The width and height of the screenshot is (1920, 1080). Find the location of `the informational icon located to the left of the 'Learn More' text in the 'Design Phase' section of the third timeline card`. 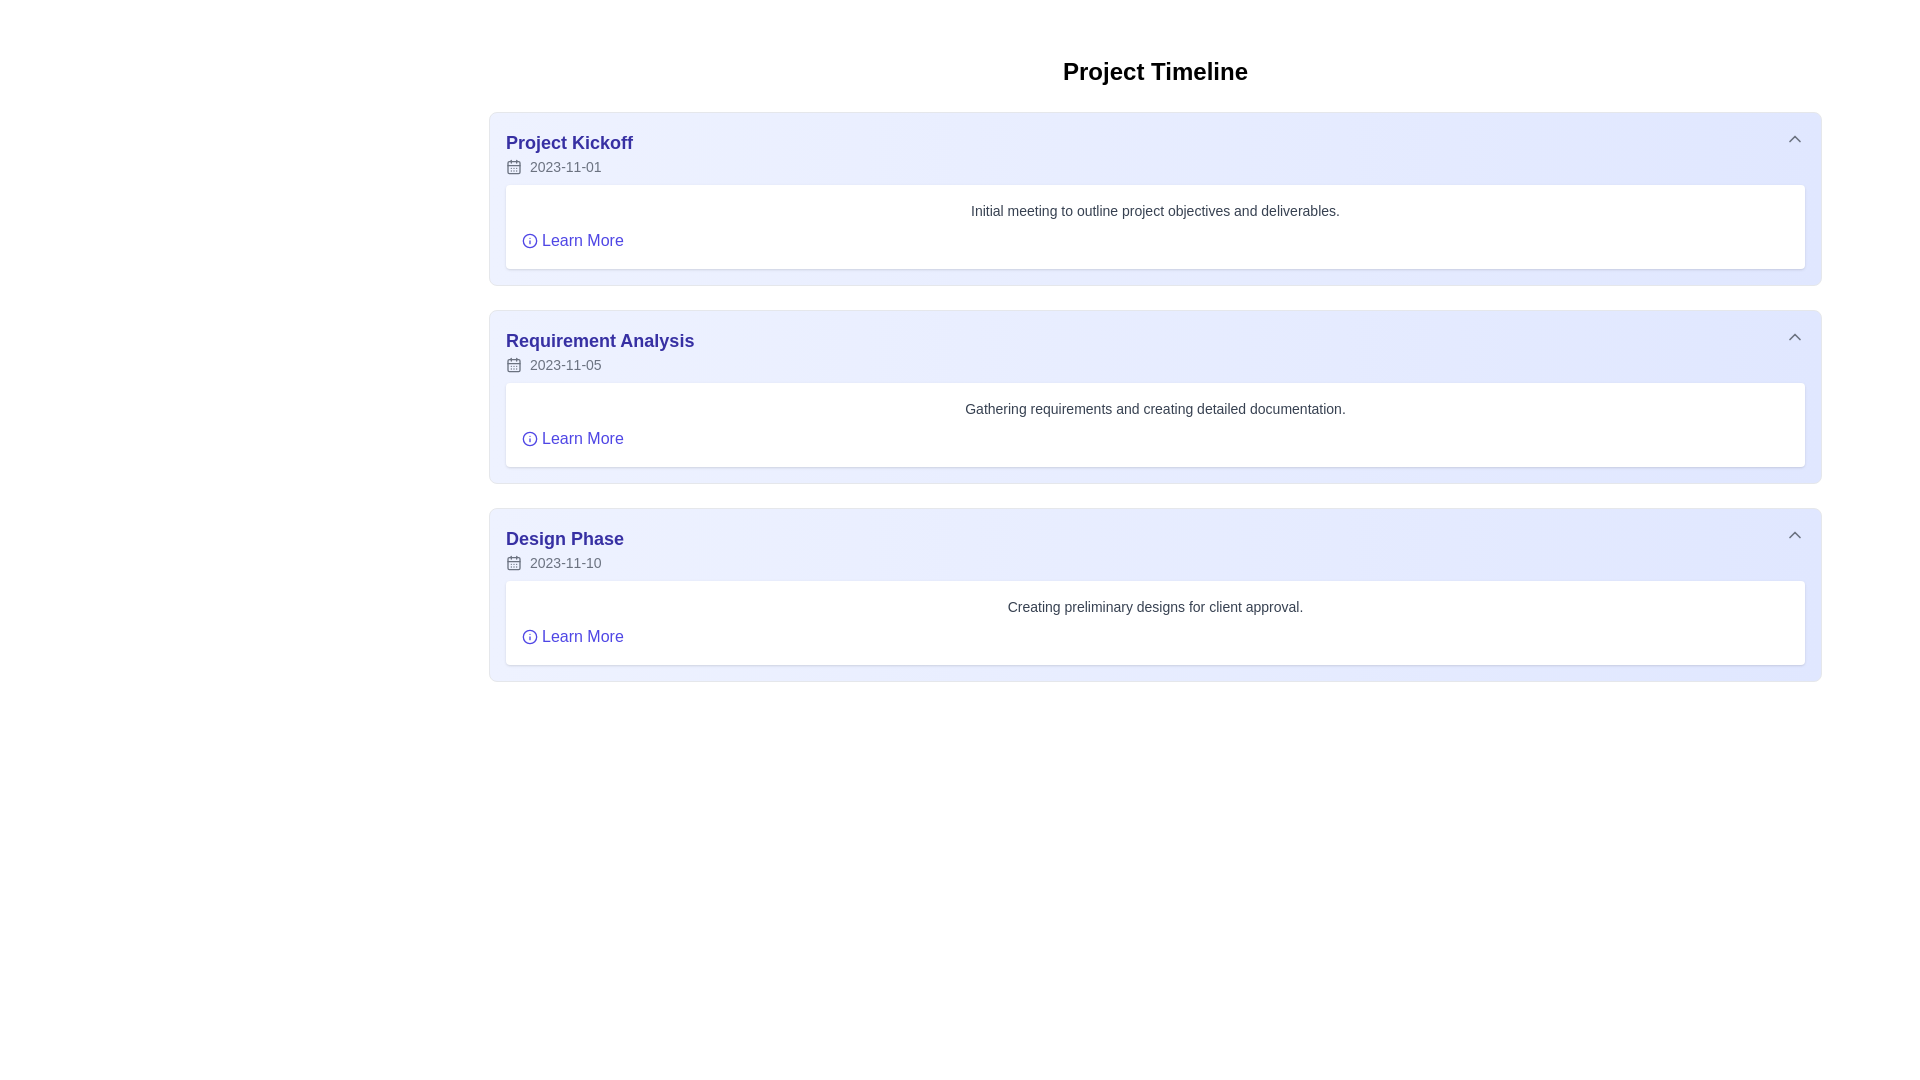

the informational icon located to the left of the 'Learn More' text in the 'Design Phase' section of the third timeline card is located at coordinates (529, 636).